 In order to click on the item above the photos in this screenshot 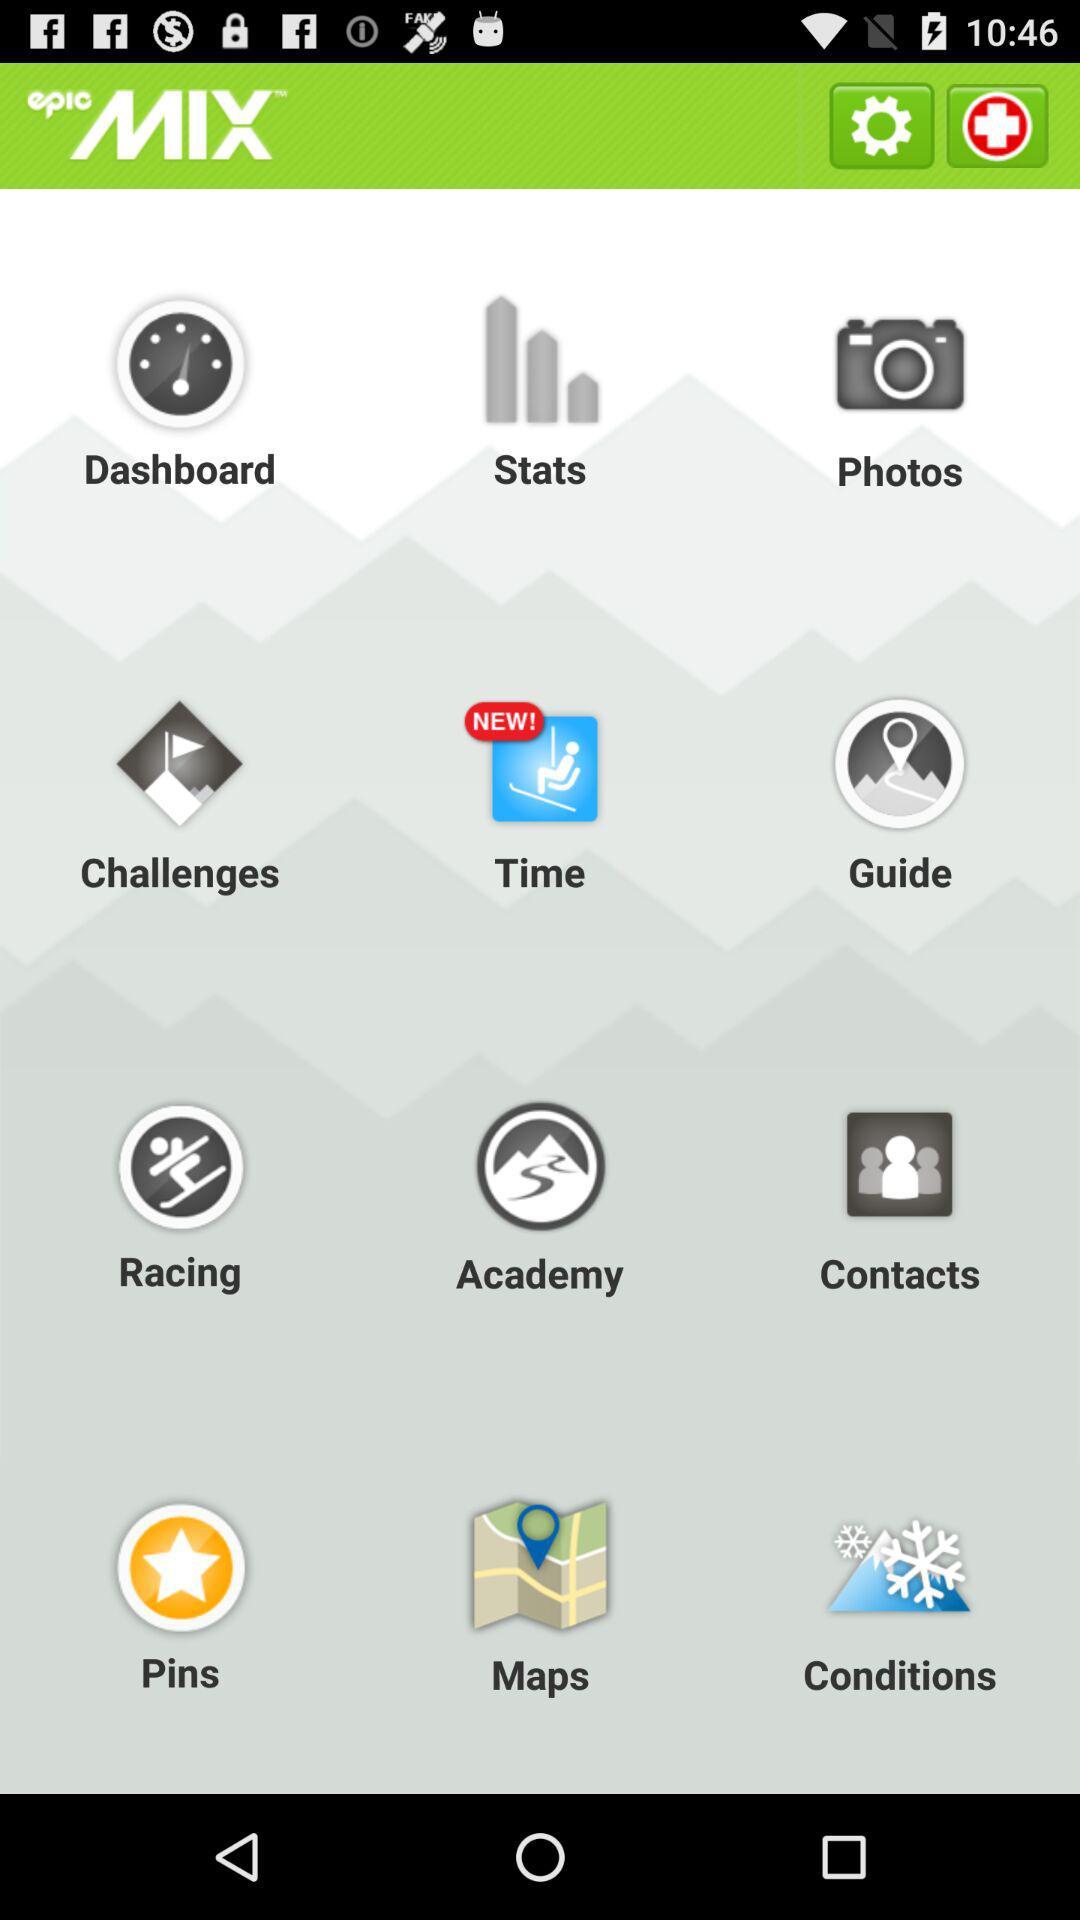, I will do `click(881, 124)`.